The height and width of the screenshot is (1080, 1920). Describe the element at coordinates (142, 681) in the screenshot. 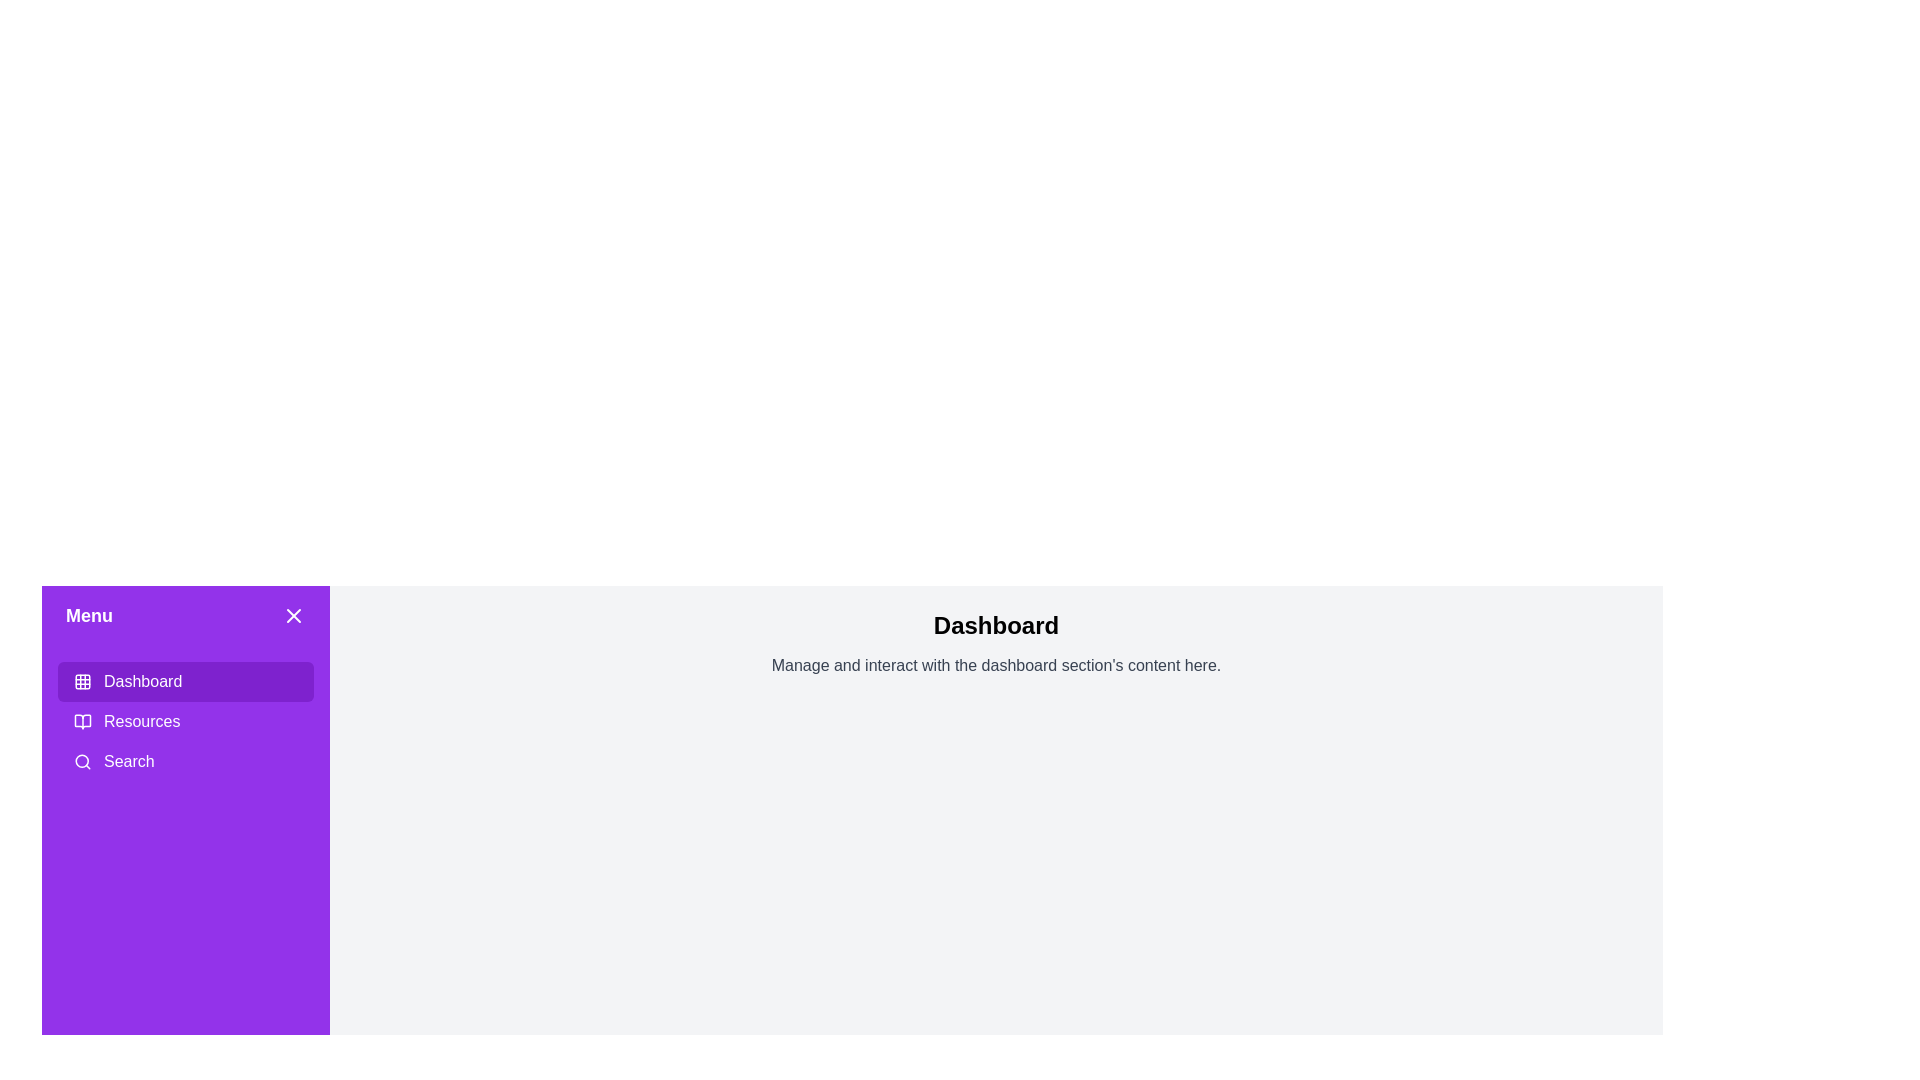

I see `the 'Dashboard' text label in the first navigation item` at that location.